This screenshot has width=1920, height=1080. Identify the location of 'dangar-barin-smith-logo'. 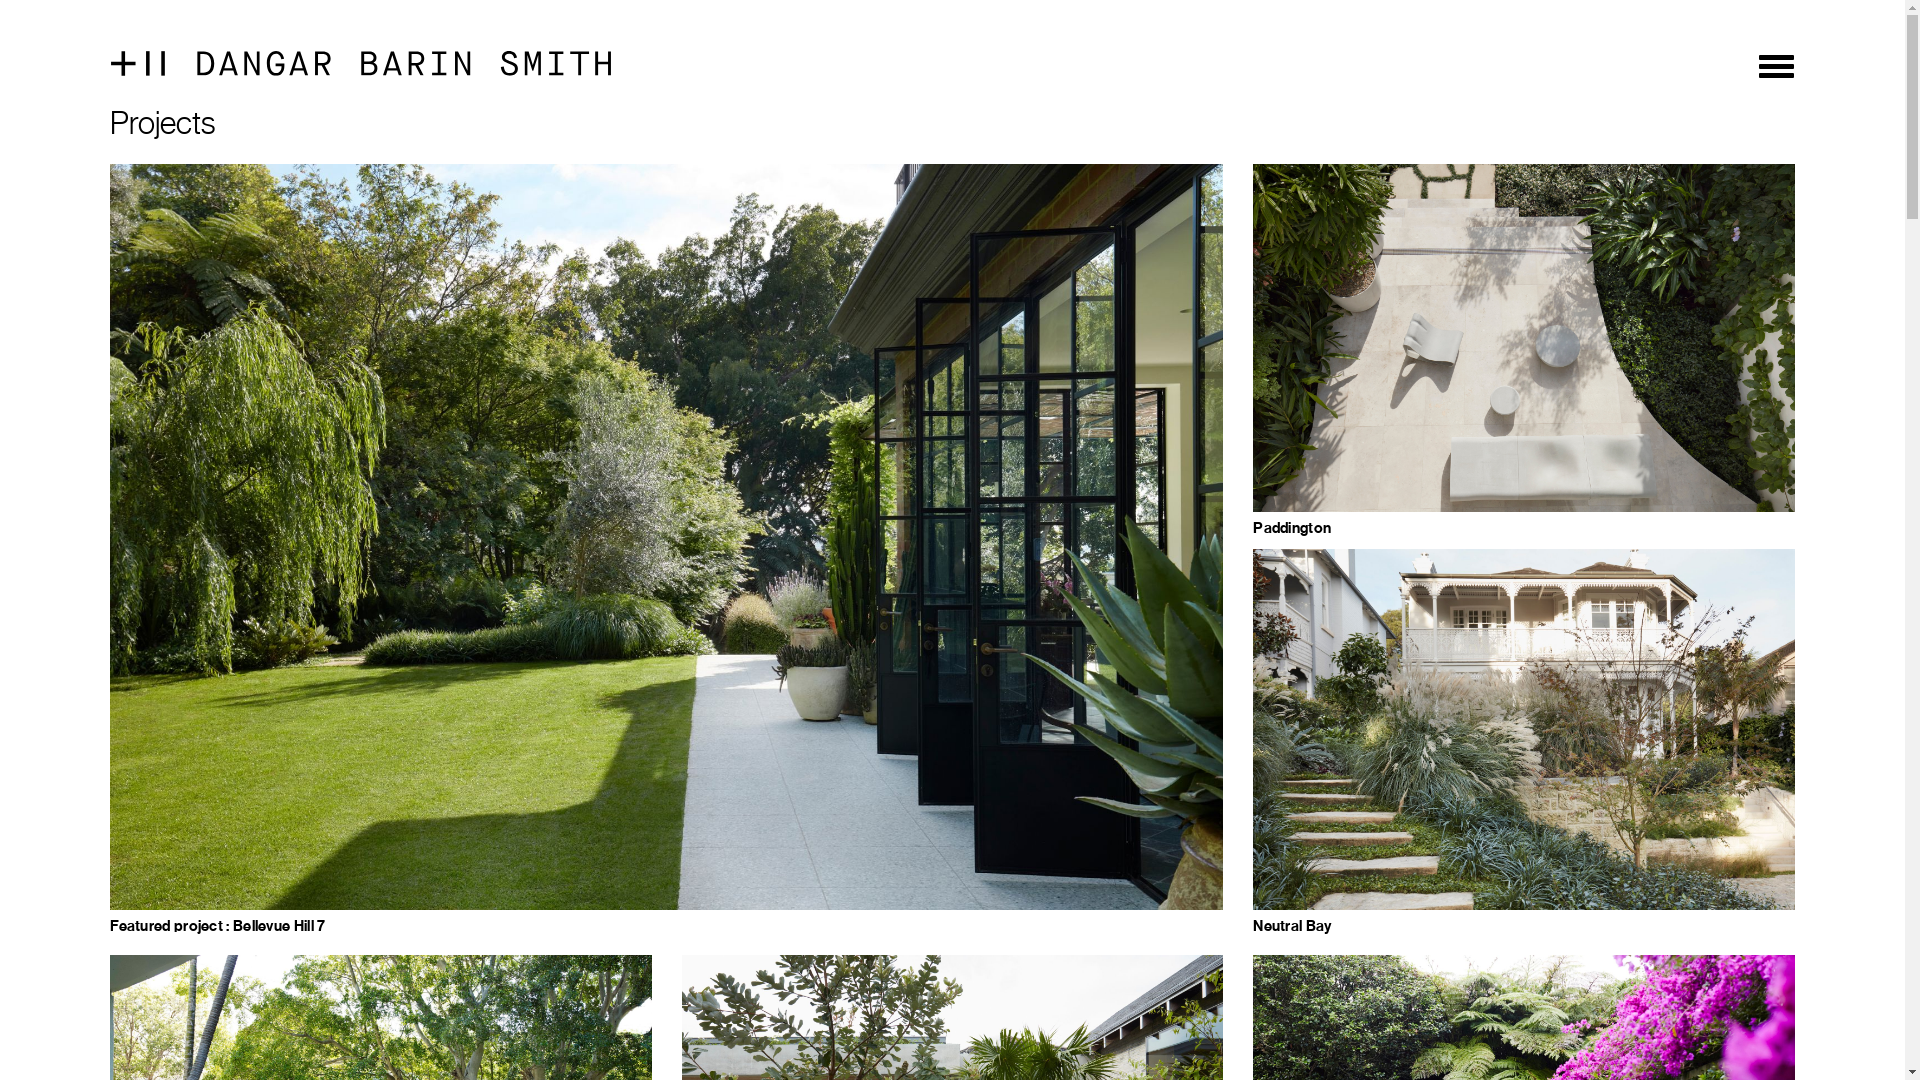
(360, 65).